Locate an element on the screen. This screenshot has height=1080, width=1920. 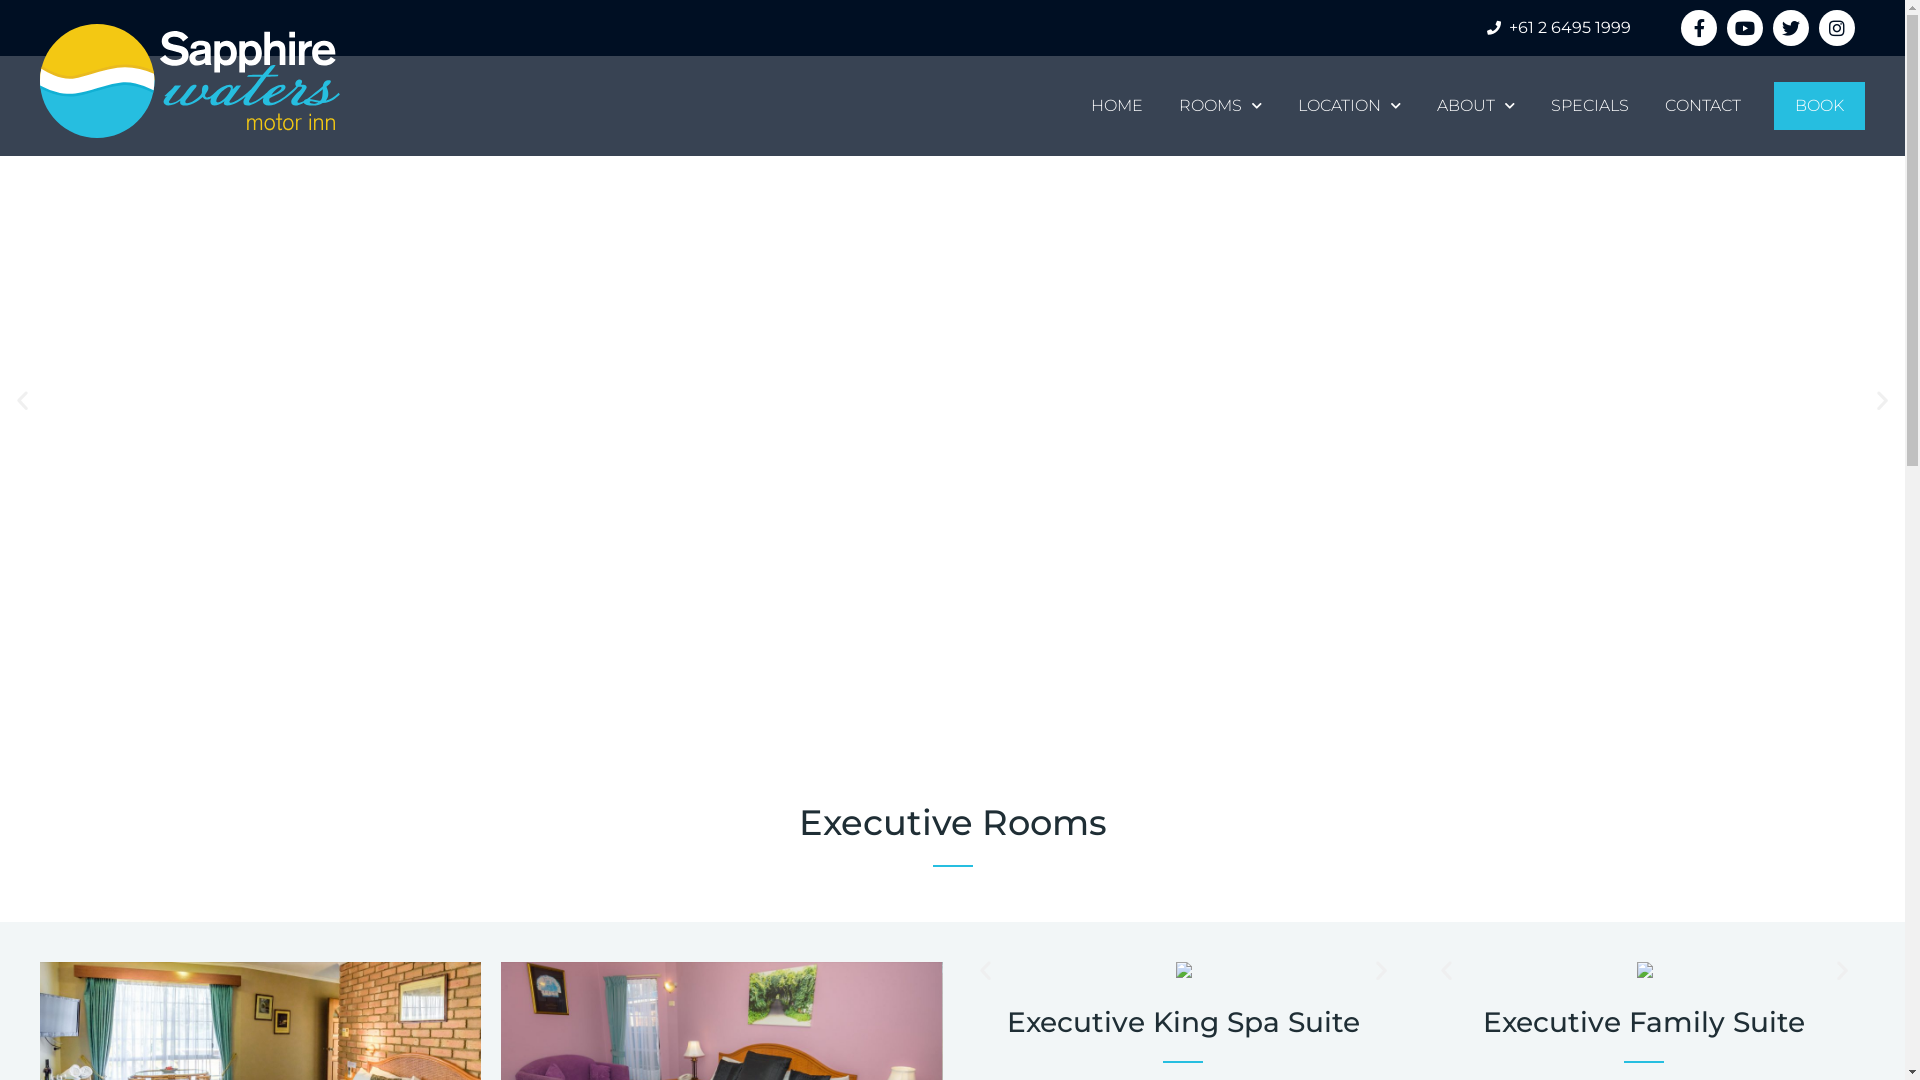
'+61 2 6495 1999' is located at coordinates (1557, 27).